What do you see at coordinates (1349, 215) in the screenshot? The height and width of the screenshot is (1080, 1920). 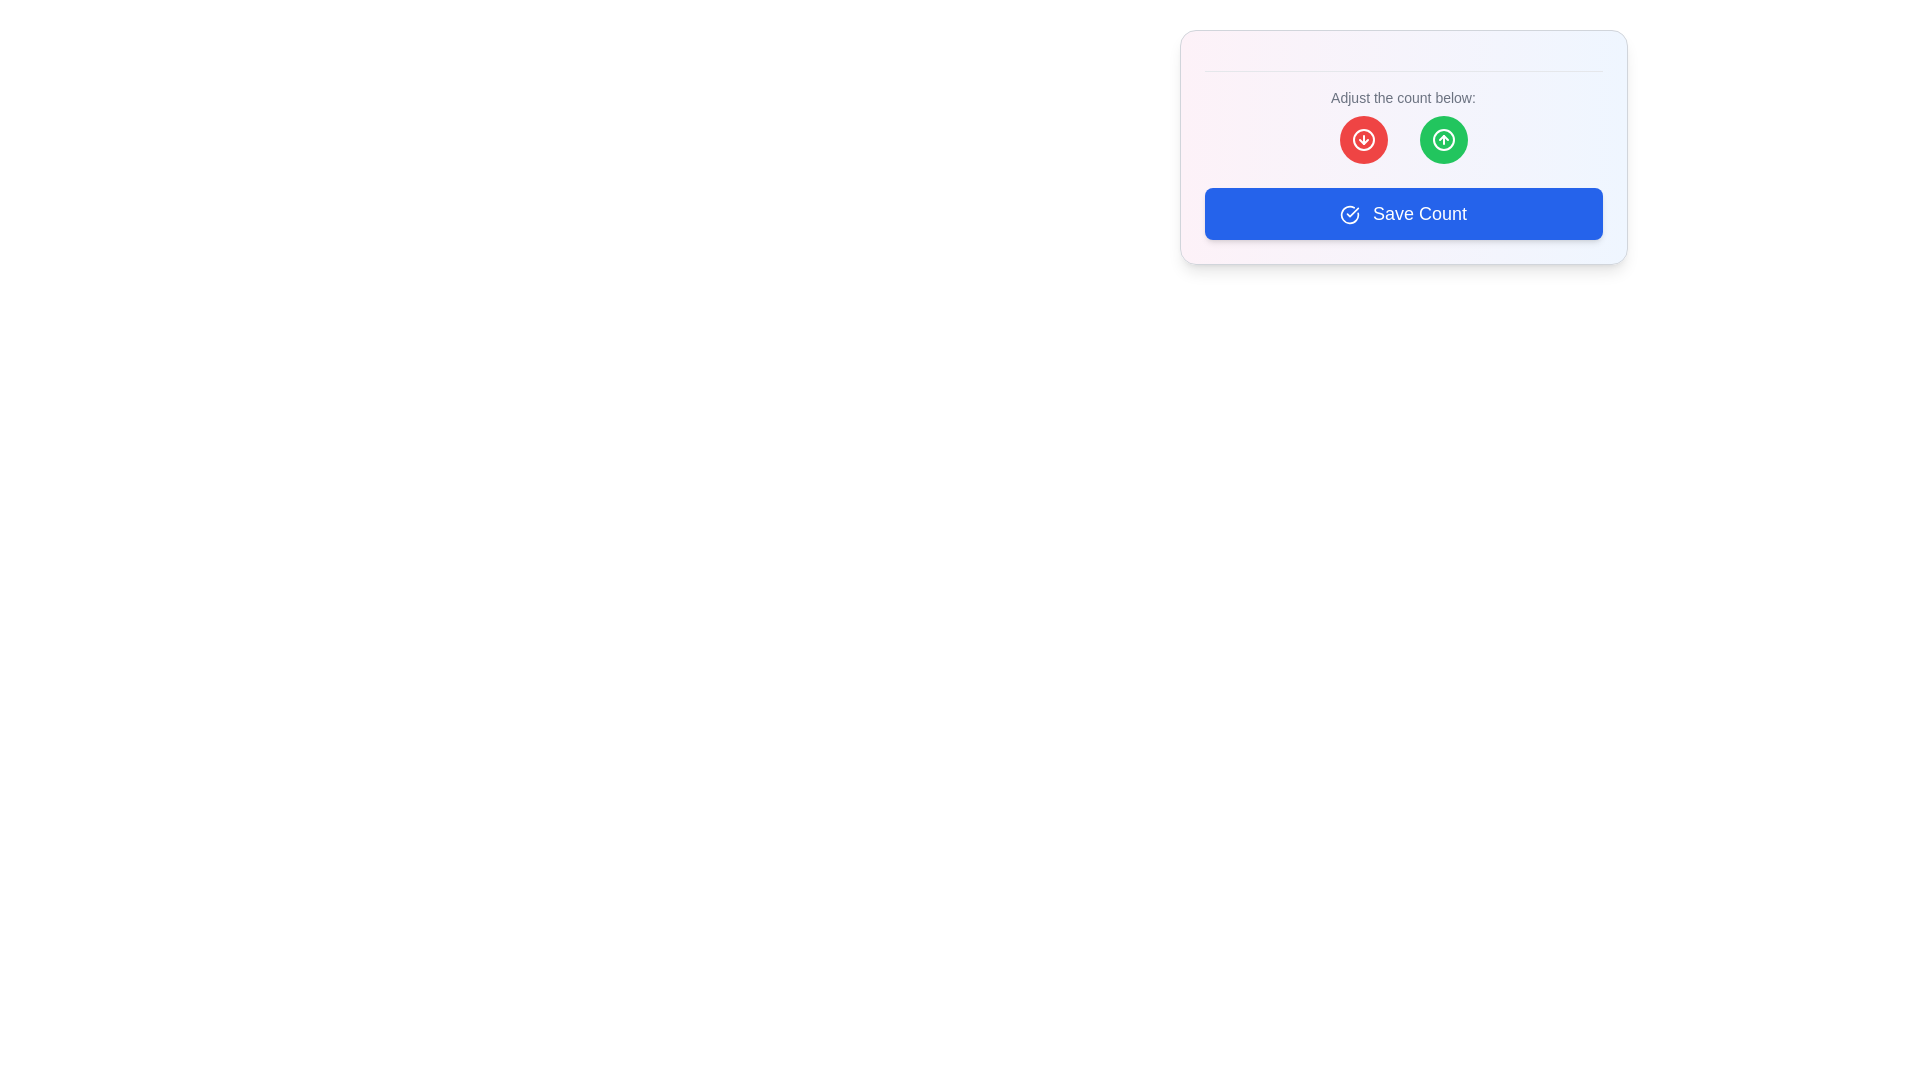 I see `the circular check icon with a blue background located to the left of the 'Save Count' button` at bounding box center [1349, 215].